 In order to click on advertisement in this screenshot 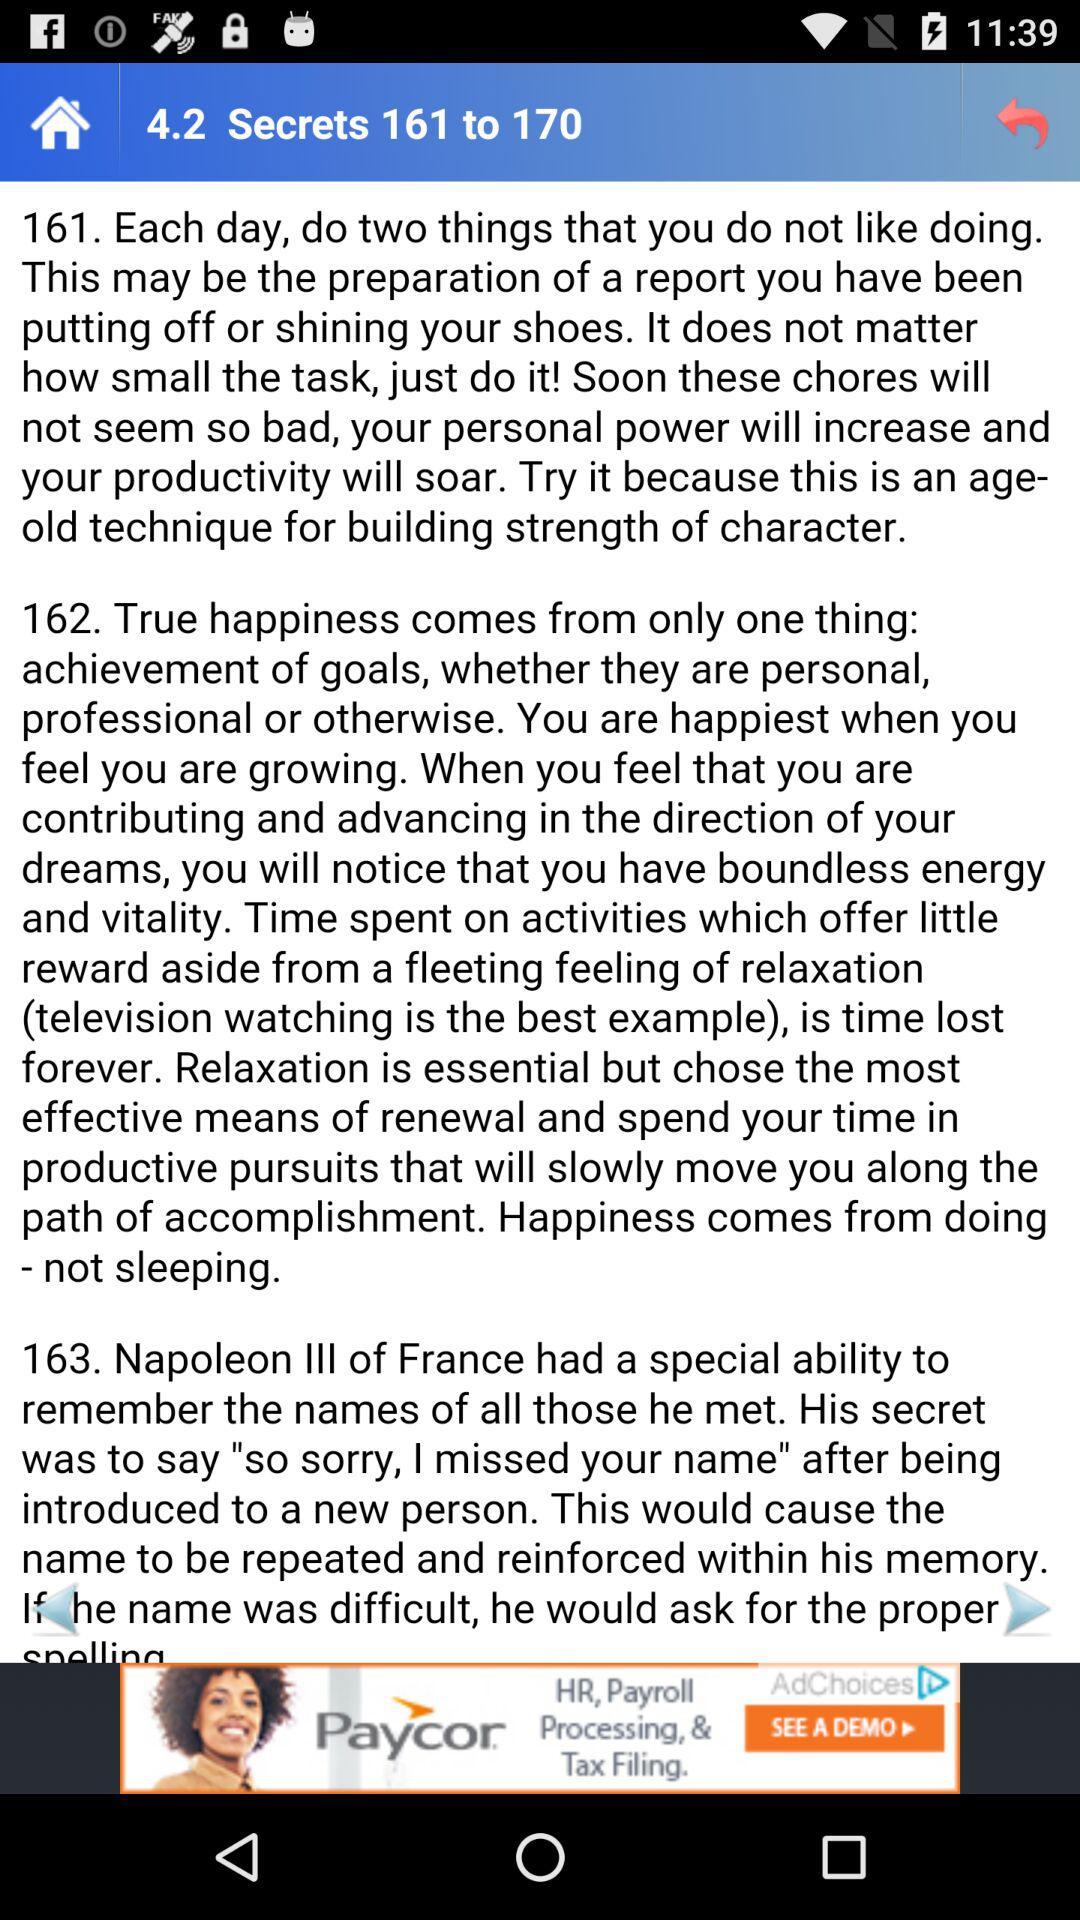, I will do `click(540, 1727)`.